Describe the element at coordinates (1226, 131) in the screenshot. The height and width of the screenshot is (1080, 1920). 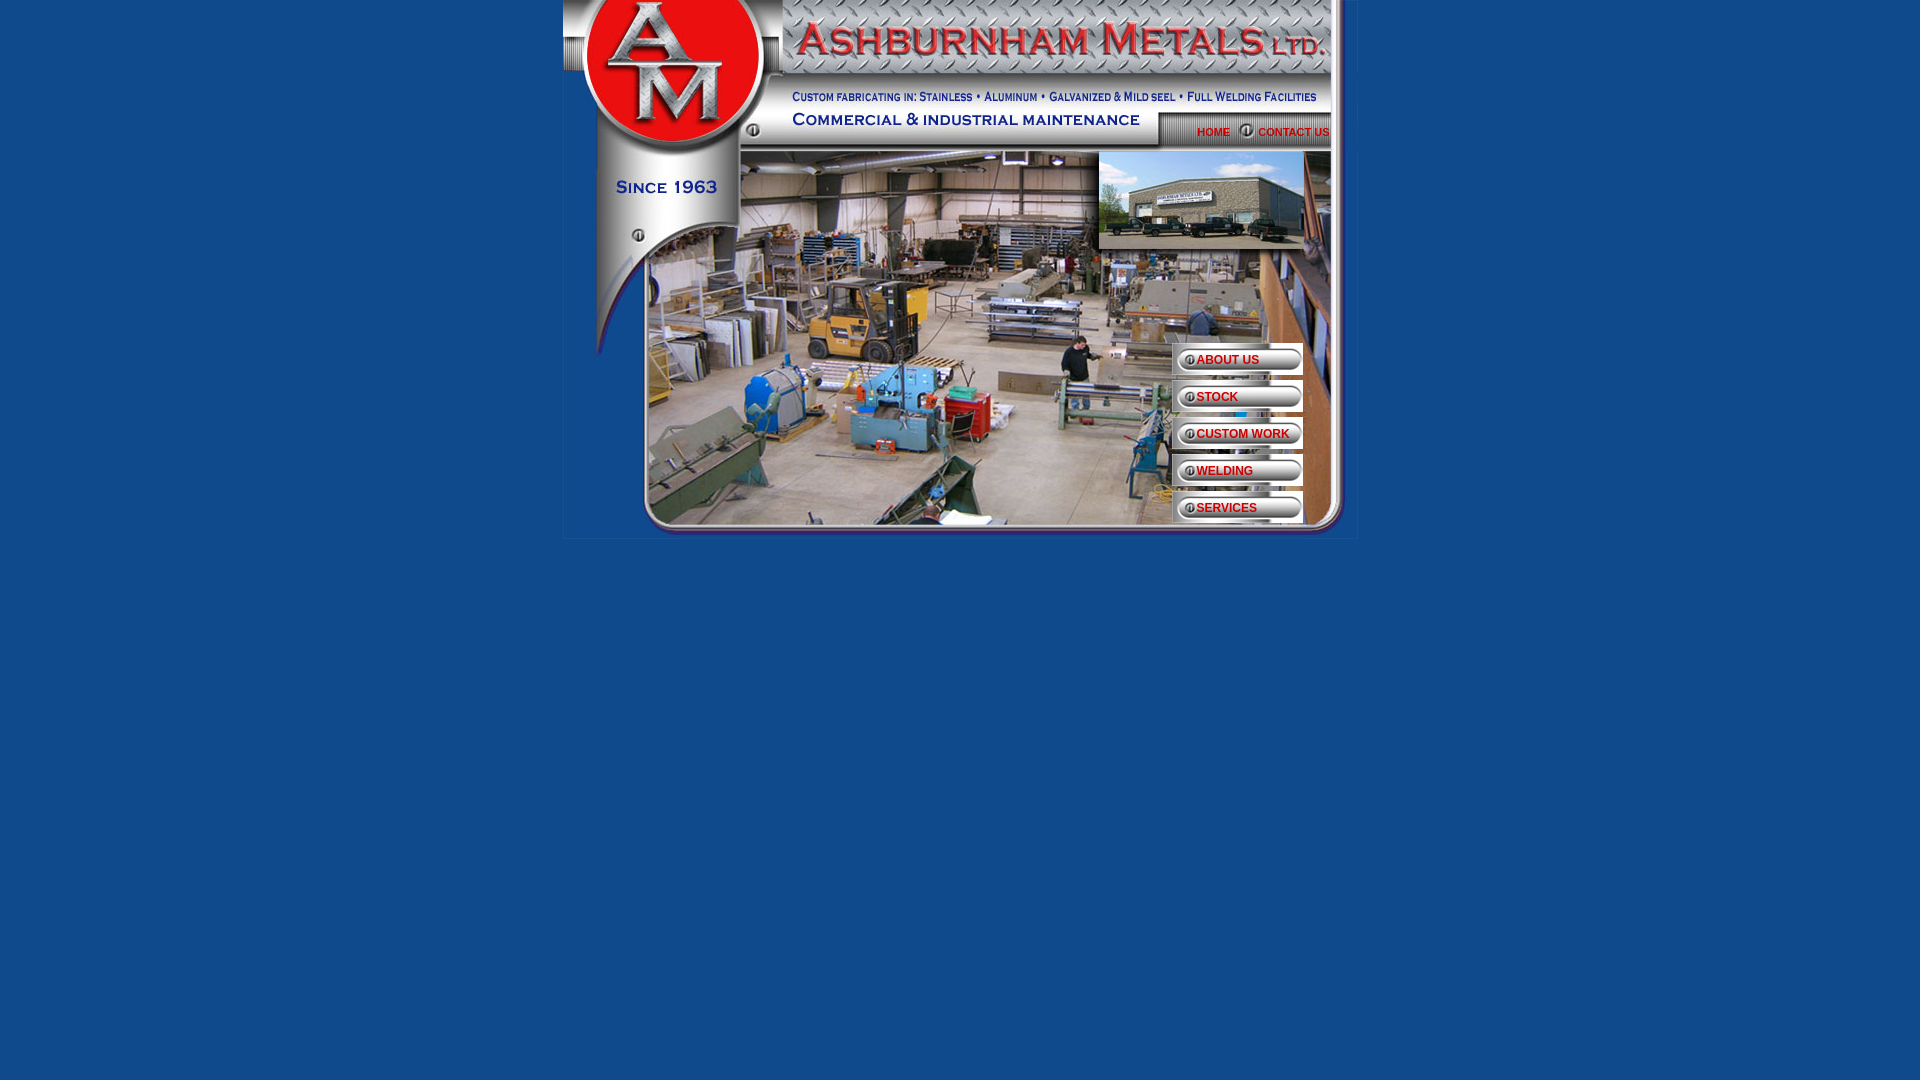
I see `'HOME'` at that location.